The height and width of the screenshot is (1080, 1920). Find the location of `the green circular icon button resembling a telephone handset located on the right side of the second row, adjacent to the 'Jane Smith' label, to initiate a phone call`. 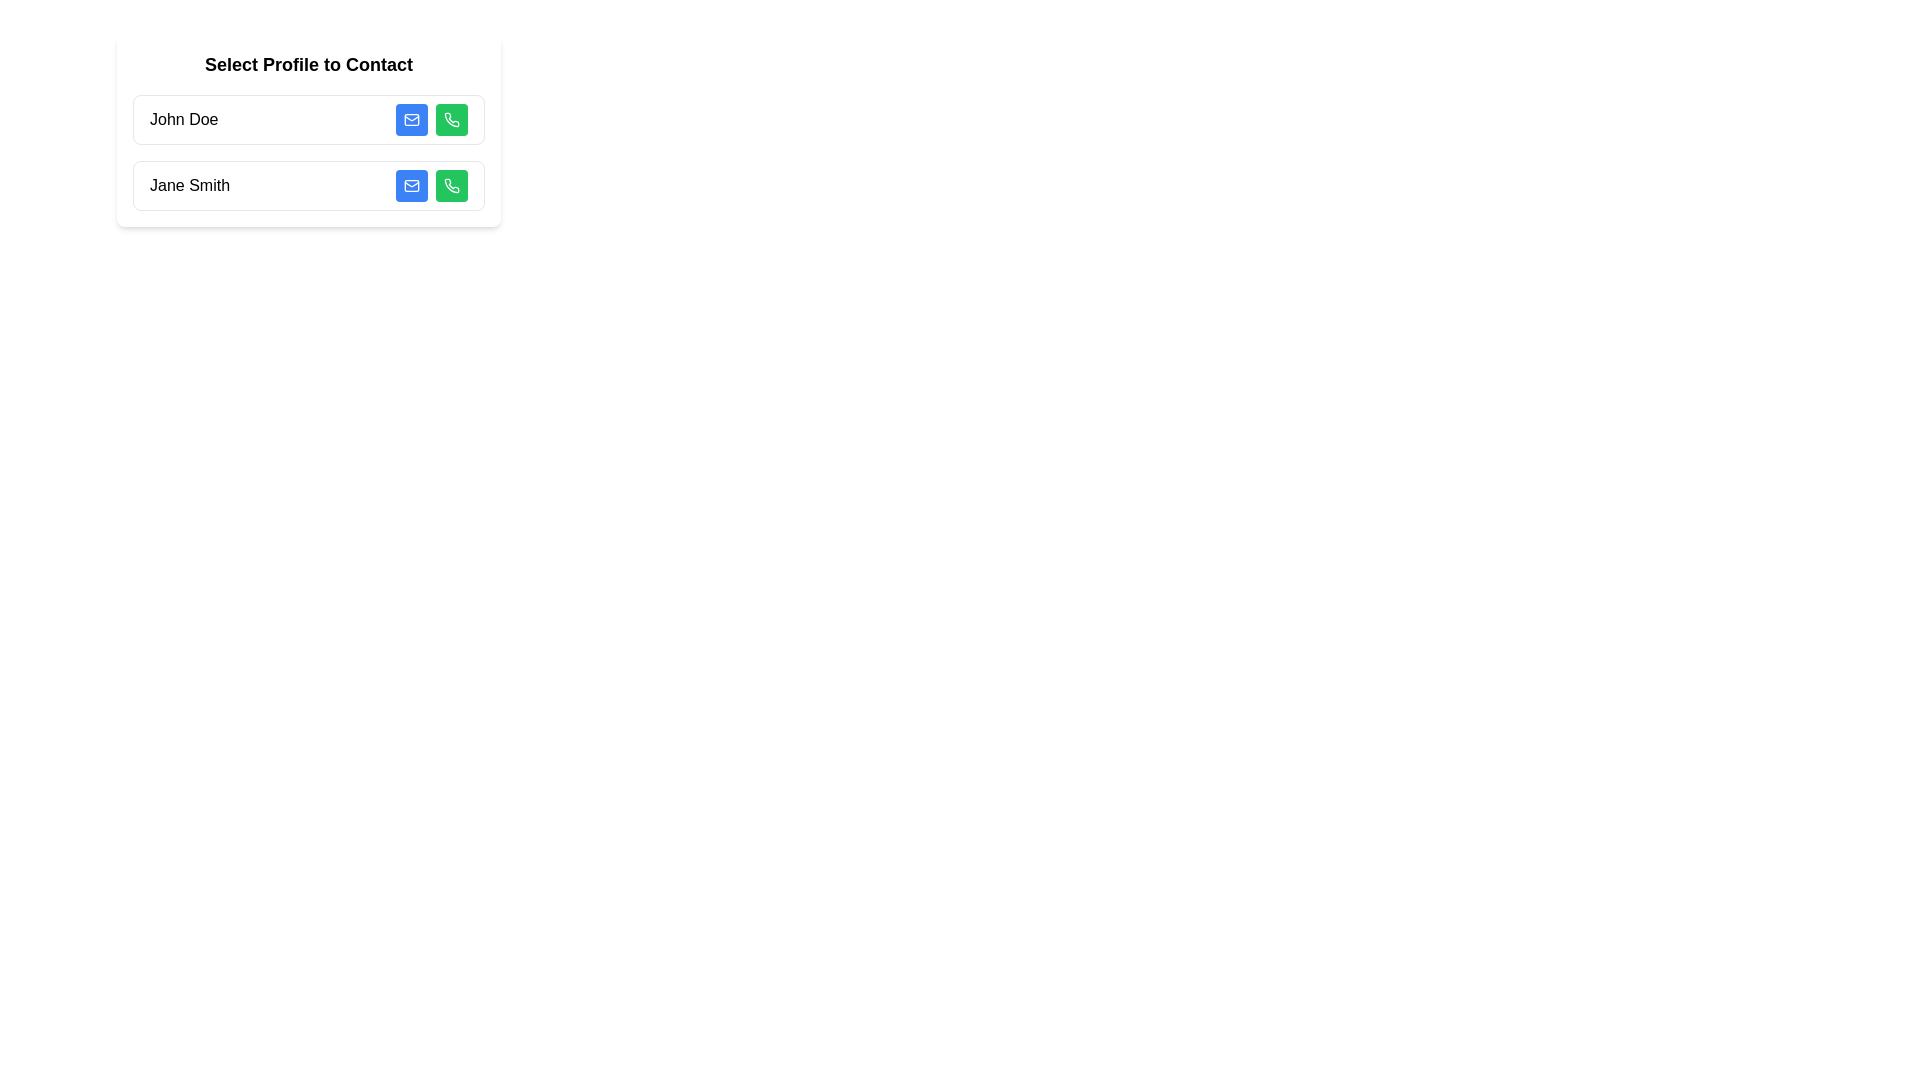

the green circular icon button resembling a telephone handset located on the right side of the second row, adjacent to the 'Jane Smith' label, to initiate a phone call is located at coordinates (450, 119).